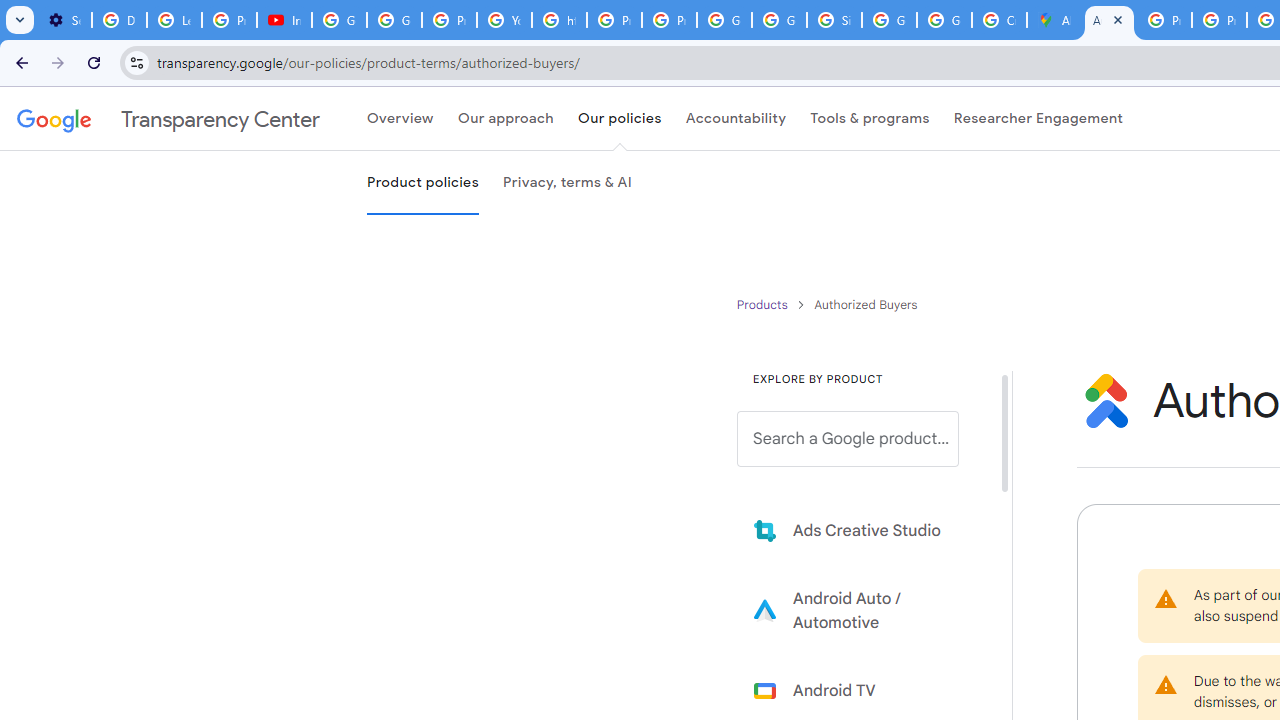 The width and height of the screenshot is (1280, 720). What do you see at coordinates (735, 119) in the screenshot?
I see `'Accountability'` at bounding box center [735, 119].